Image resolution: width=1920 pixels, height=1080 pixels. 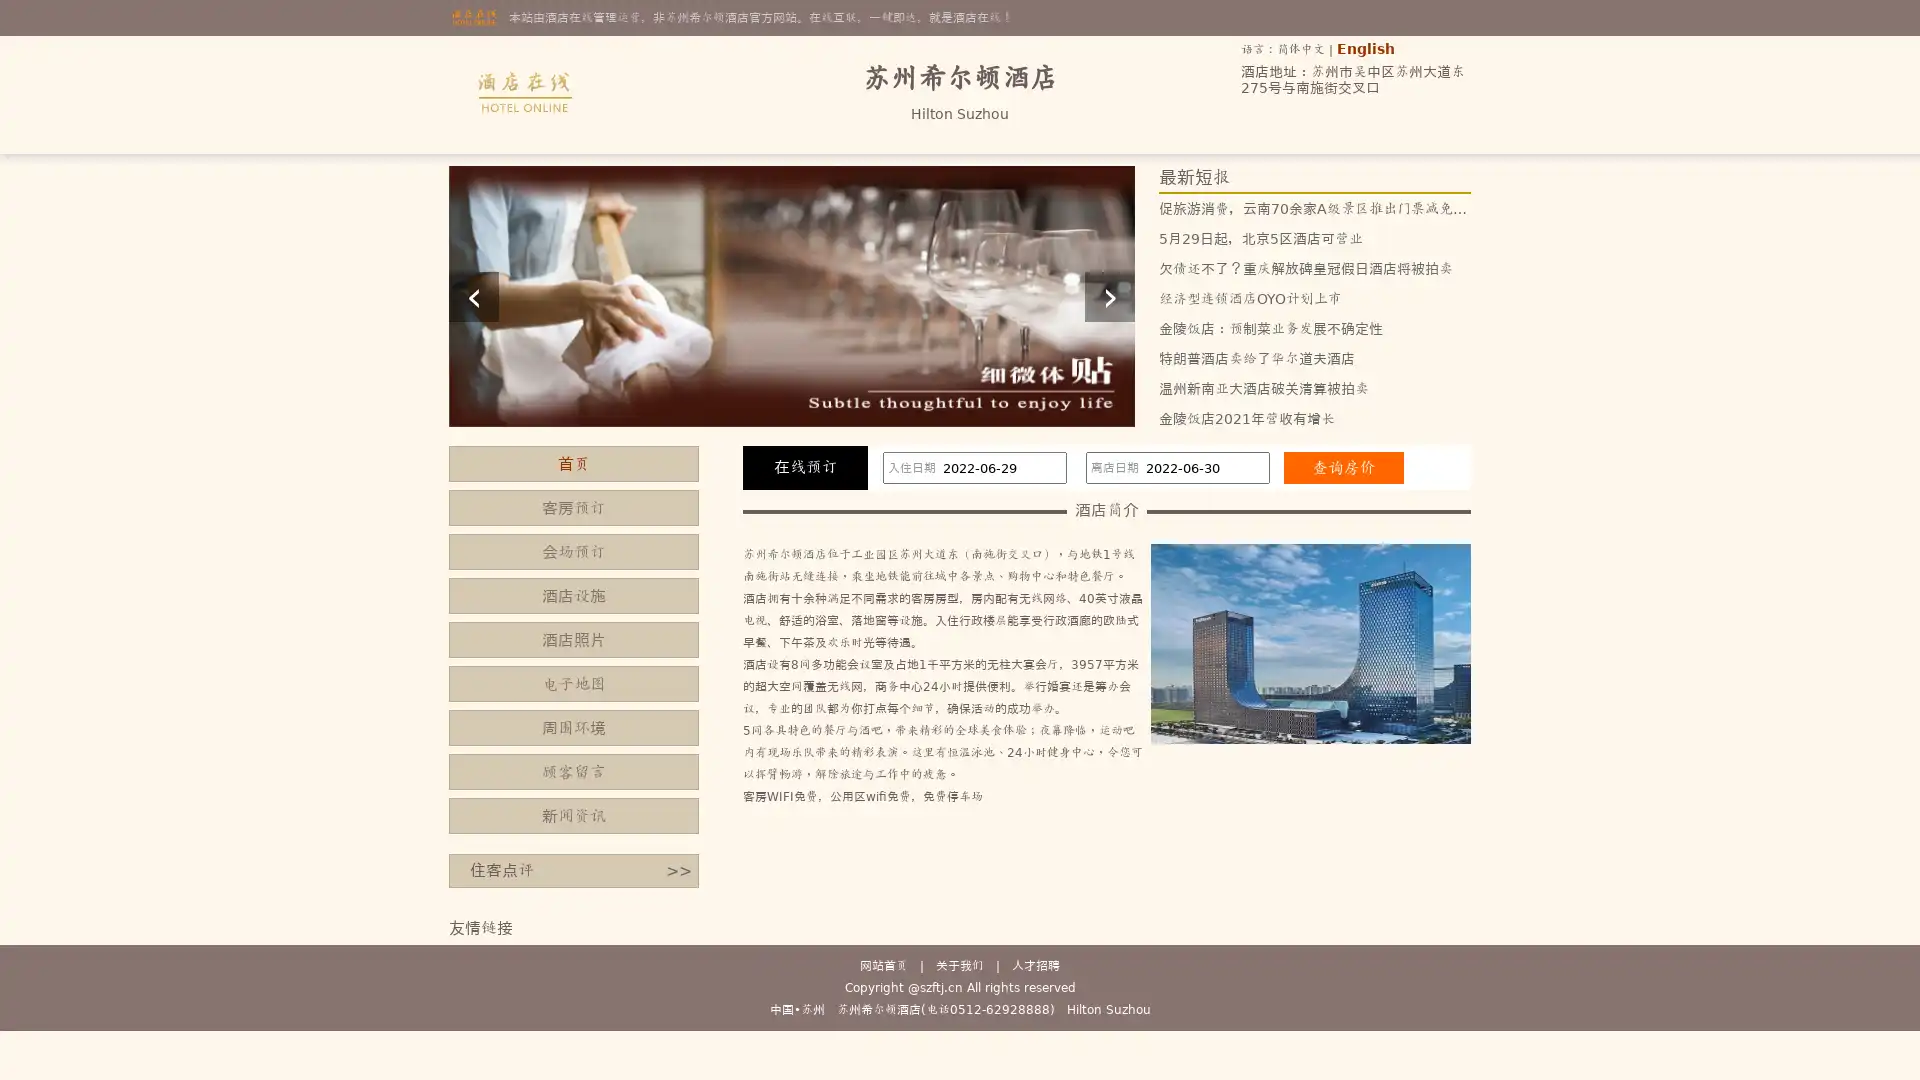 What do you see at coordinates (473, 296) in the screenshot?
I see `Previous` at bounding box center [473, 296].